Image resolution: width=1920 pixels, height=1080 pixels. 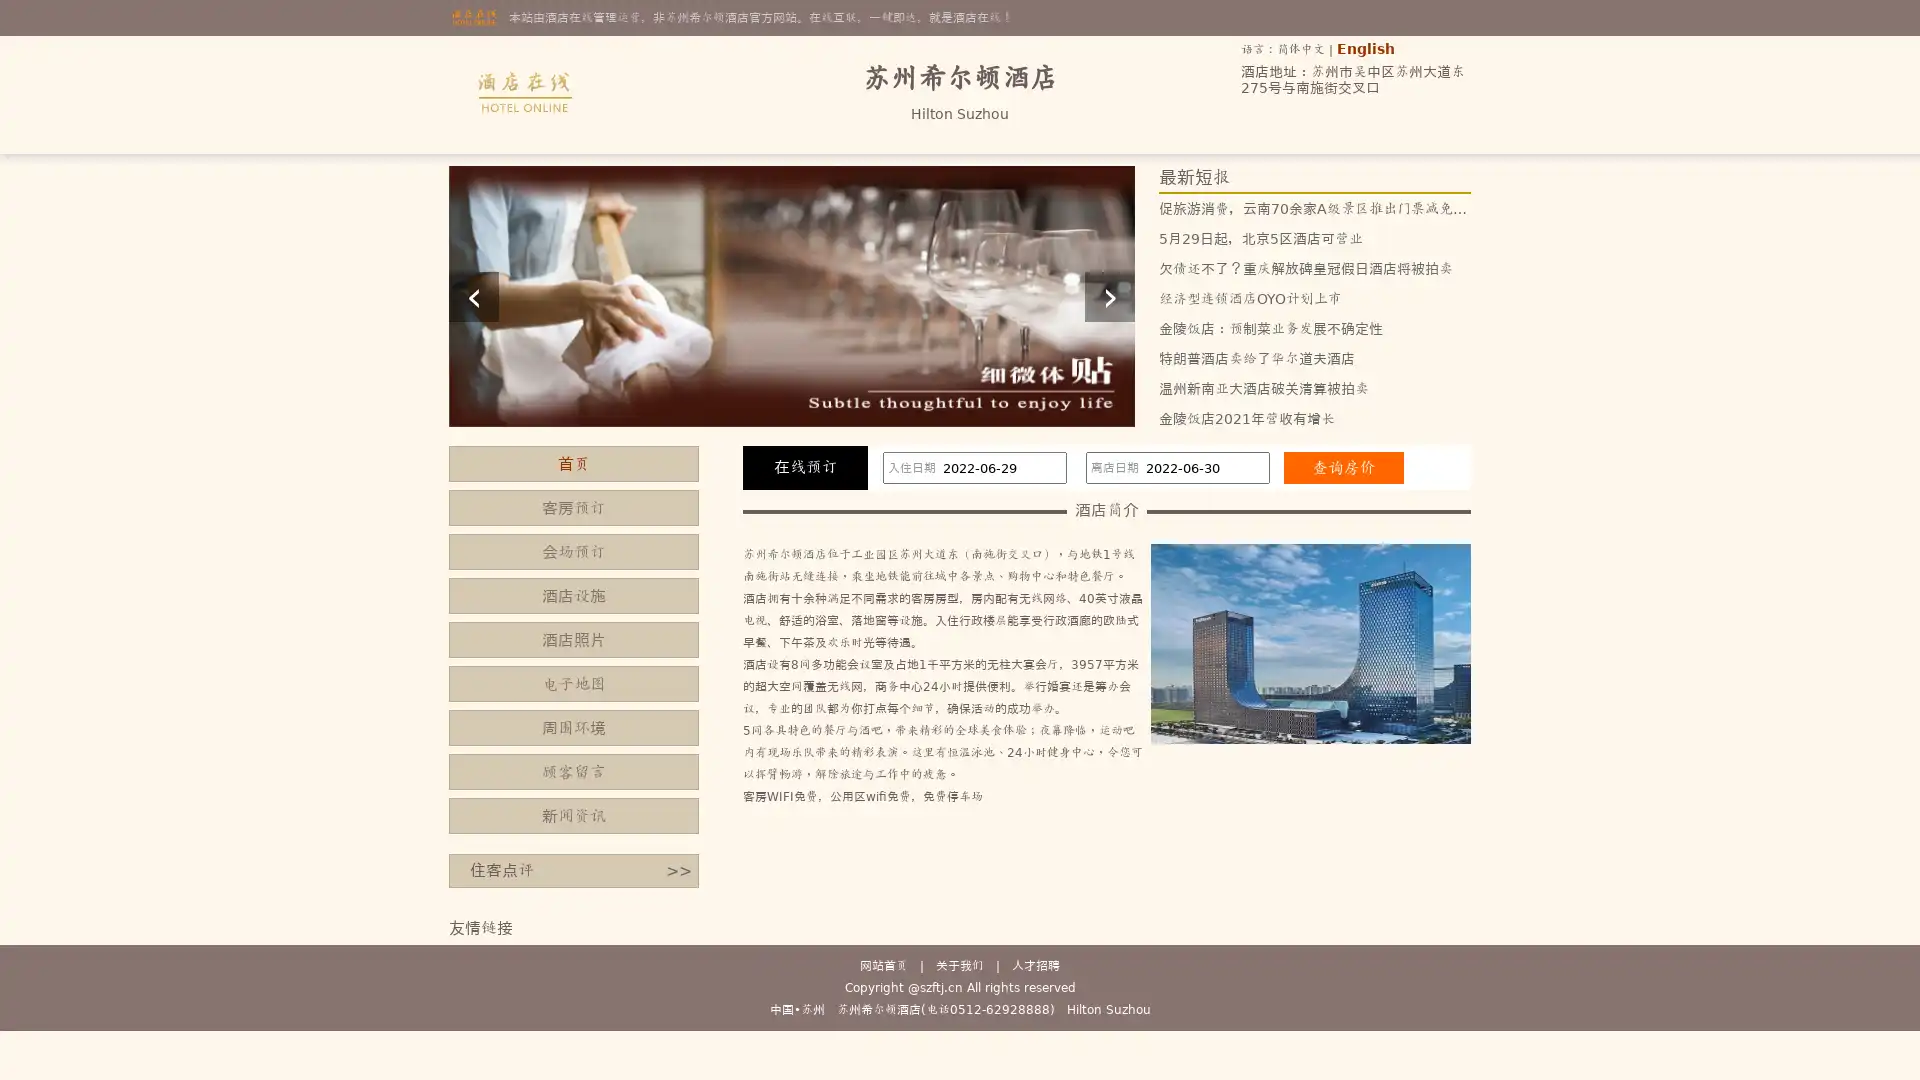 What do you see at coordinates (473, 296) in the screenshot?
I see `Previous` at bounding box center [473, 296].